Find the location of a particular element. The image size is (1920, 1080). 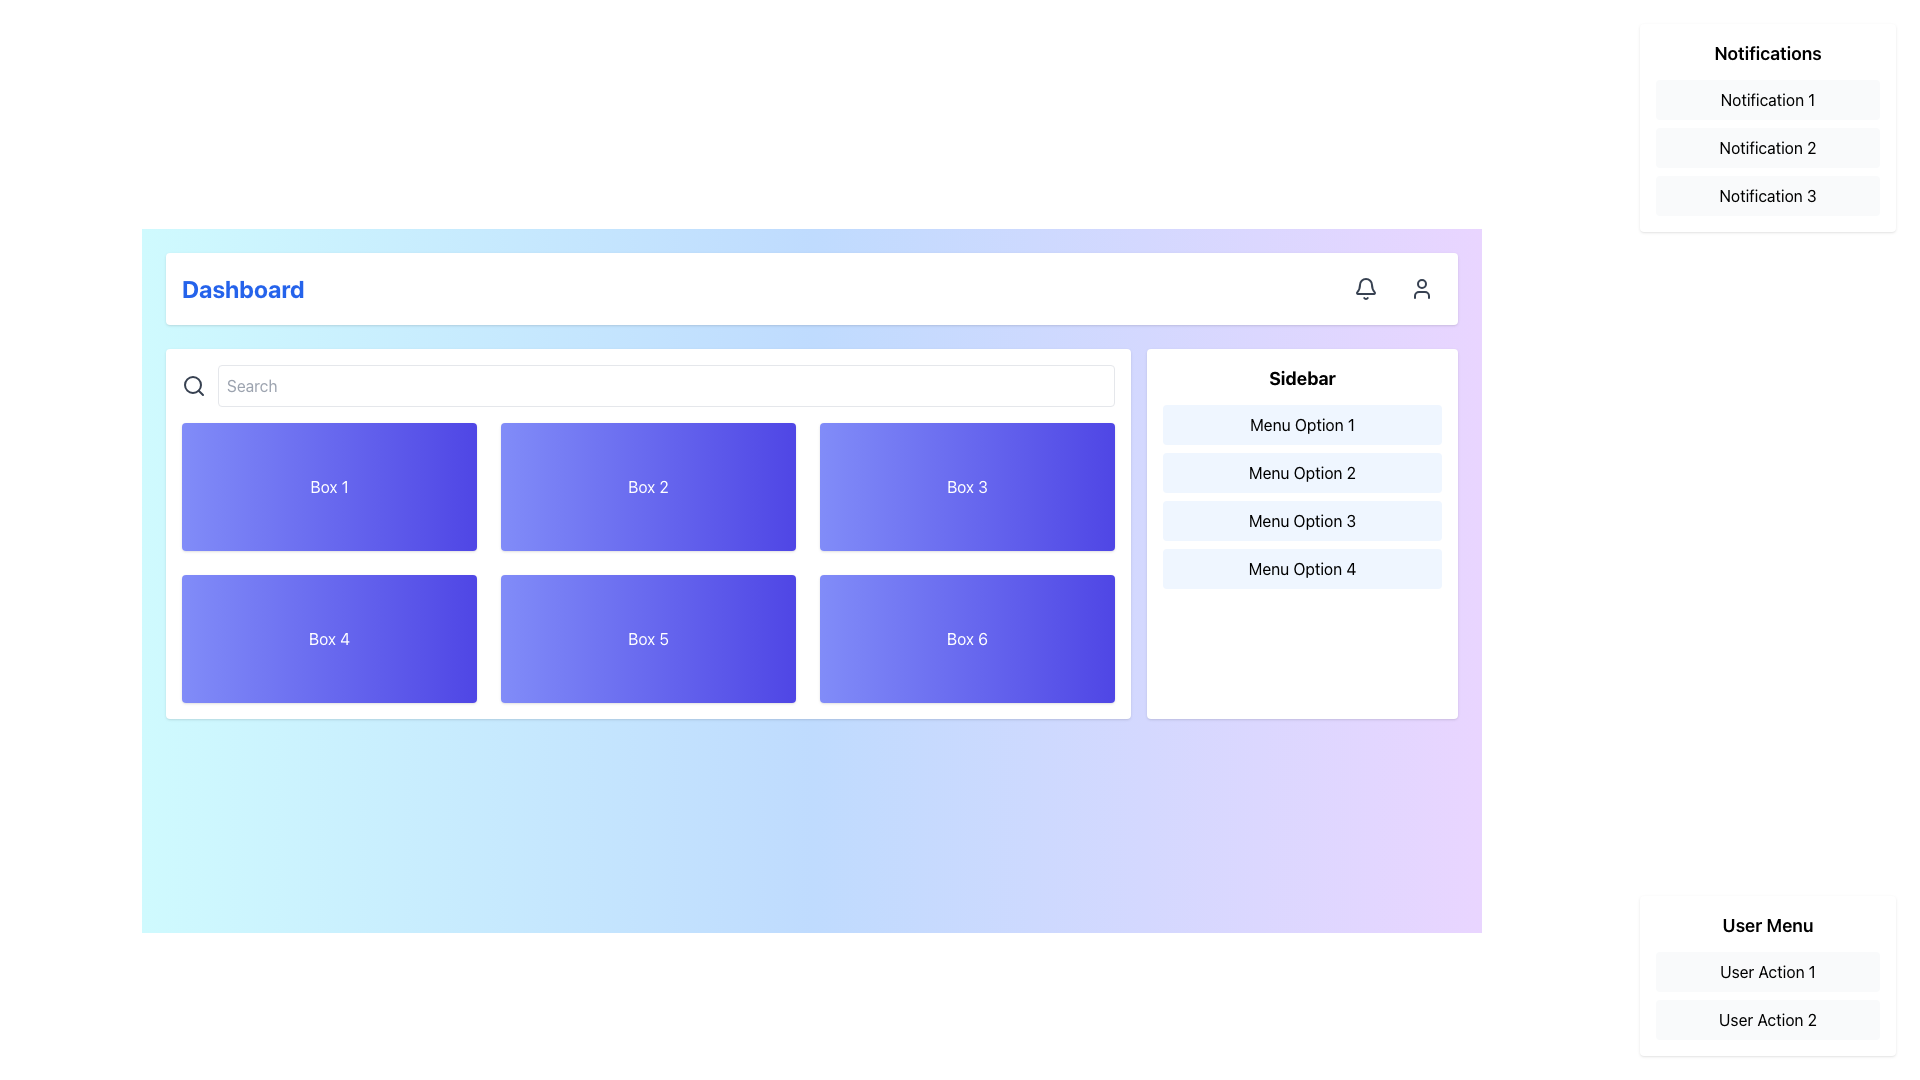

the vertical menu group in the 'Sidebar' section is located at coordinates (1302, 496).